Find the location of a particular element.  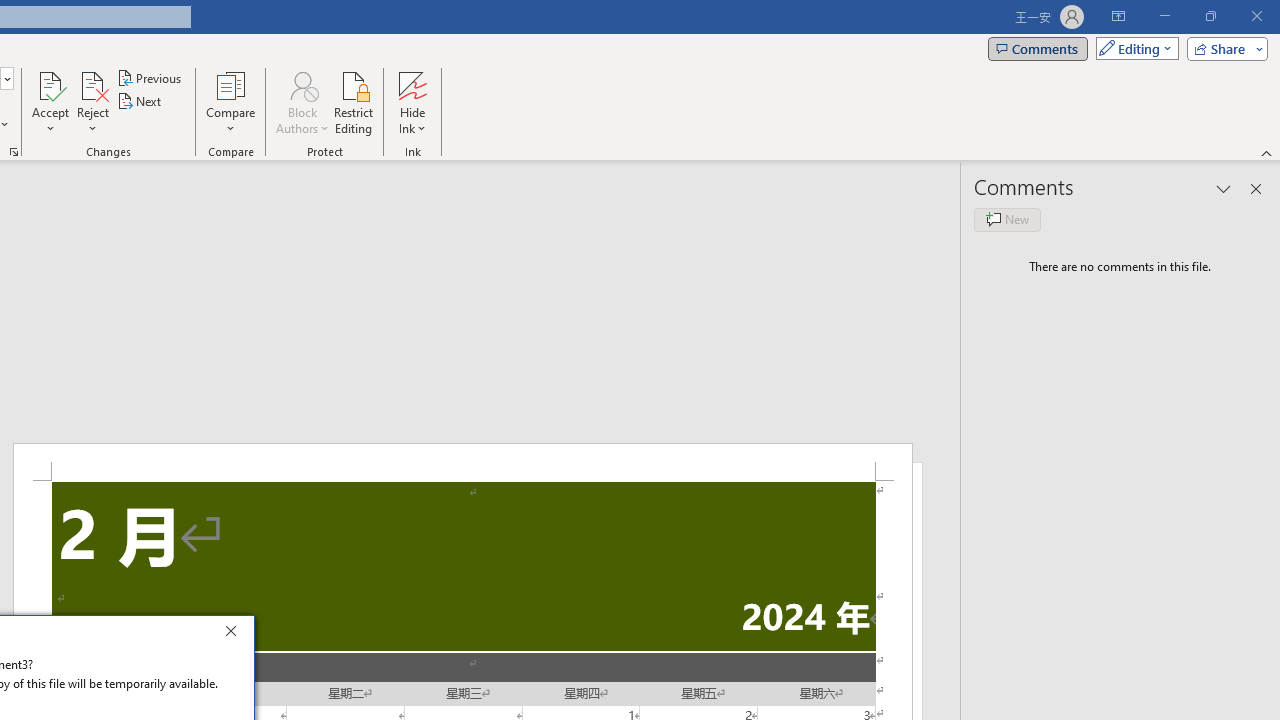

'Block Authors' is located at coordinates (301, 103).